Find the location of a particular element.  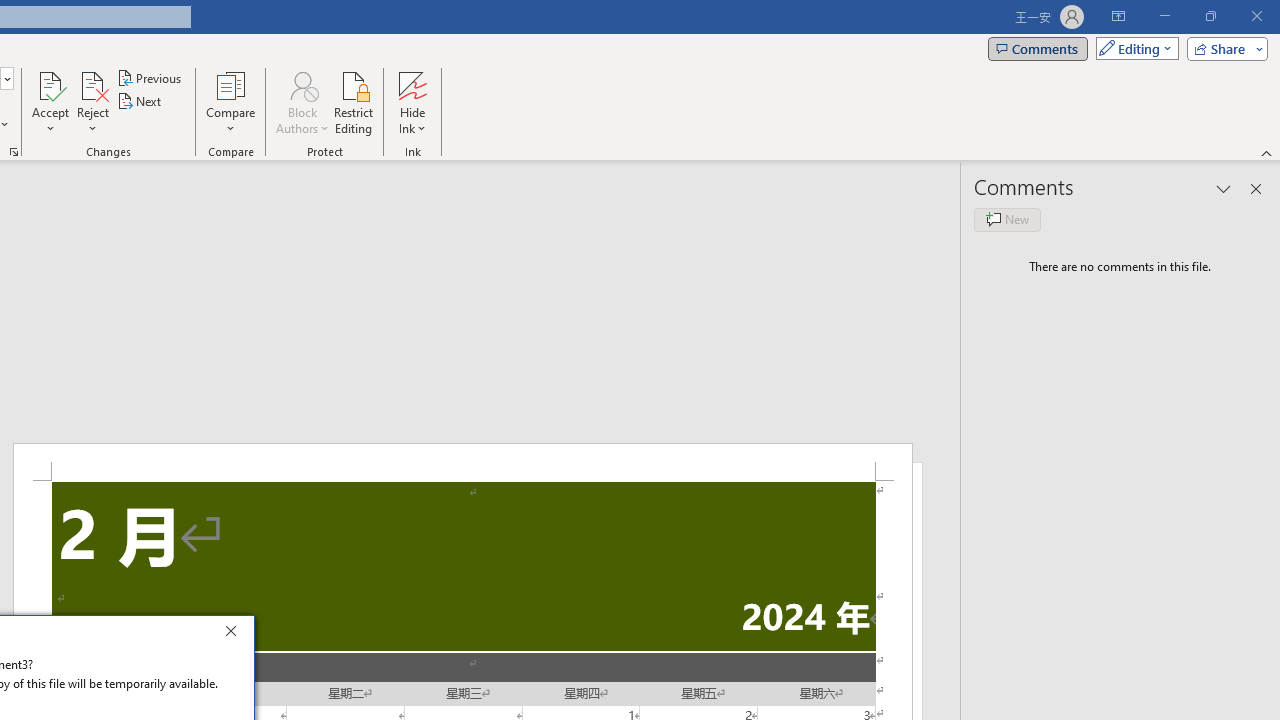

'Block Authors' is located at coordinates (301, 103).